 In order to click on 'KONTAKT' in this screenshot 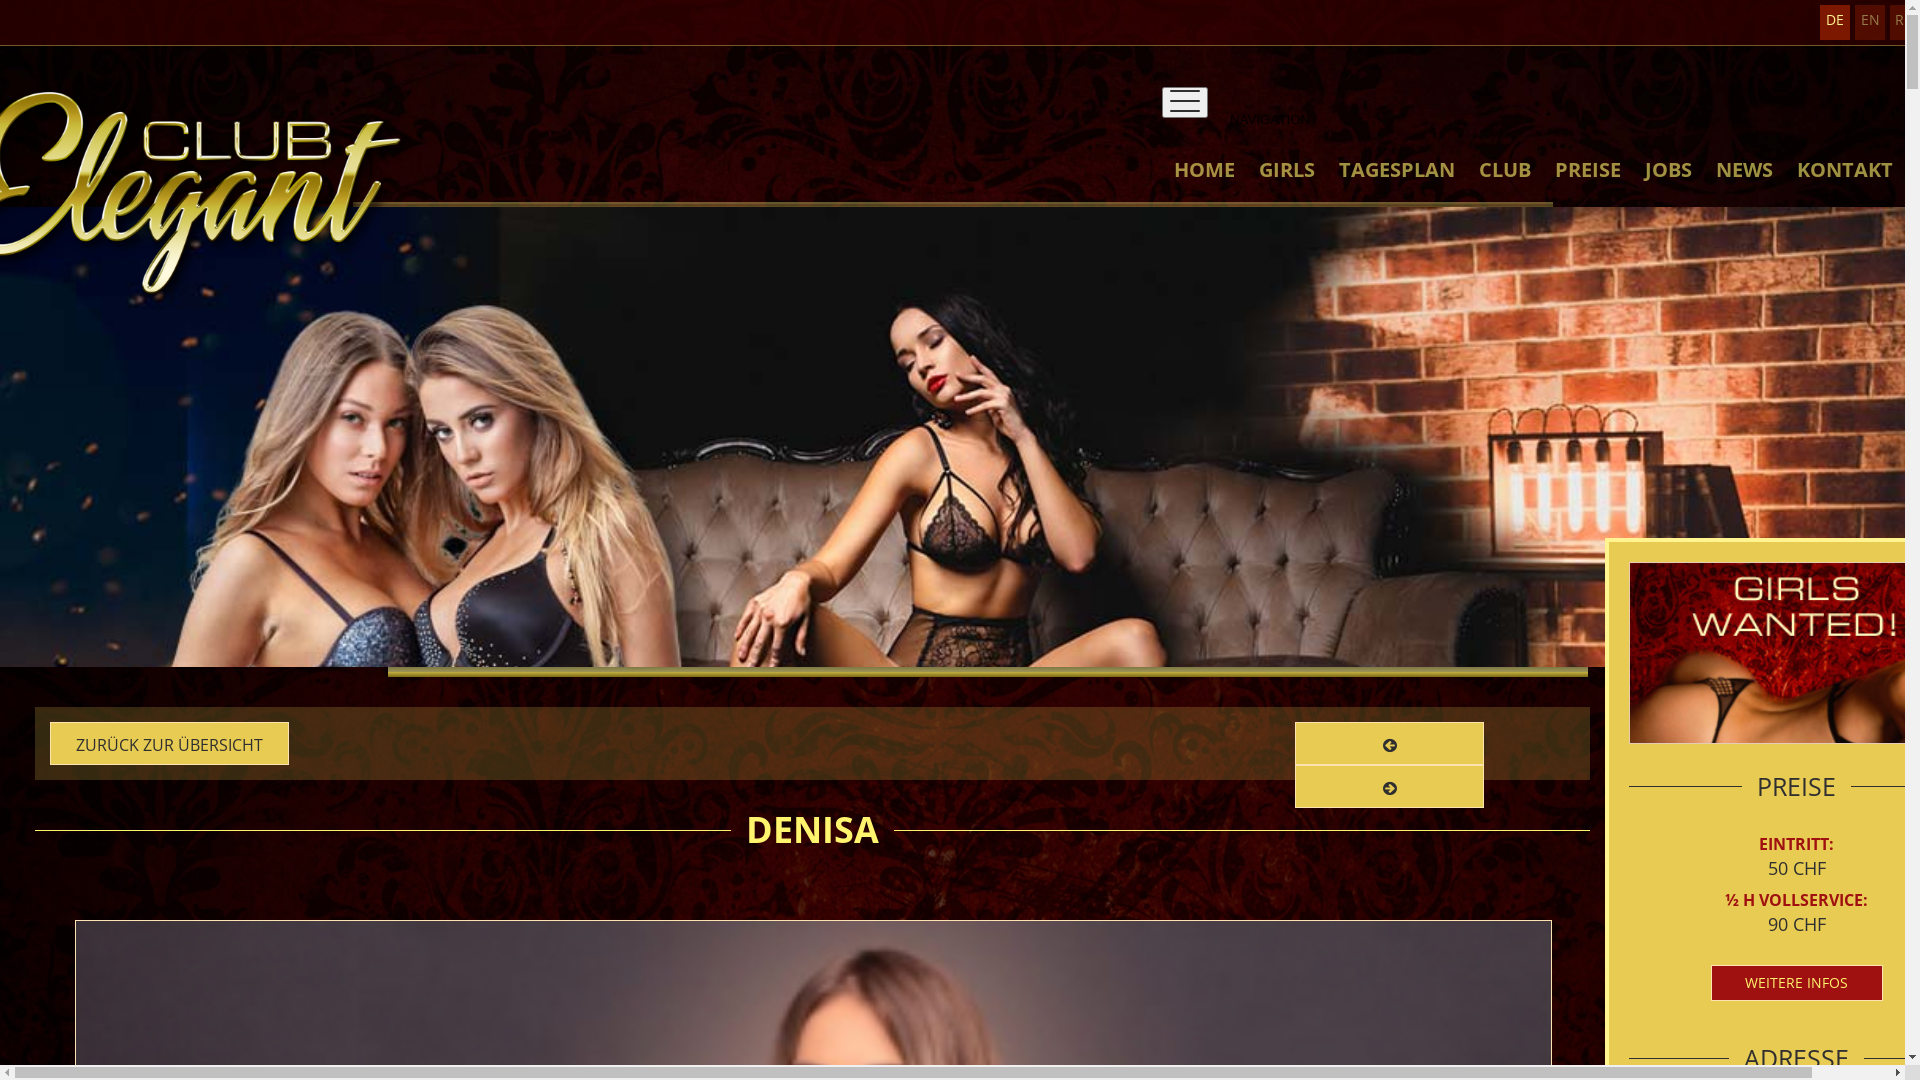, I will do `click(1843, 188)`.